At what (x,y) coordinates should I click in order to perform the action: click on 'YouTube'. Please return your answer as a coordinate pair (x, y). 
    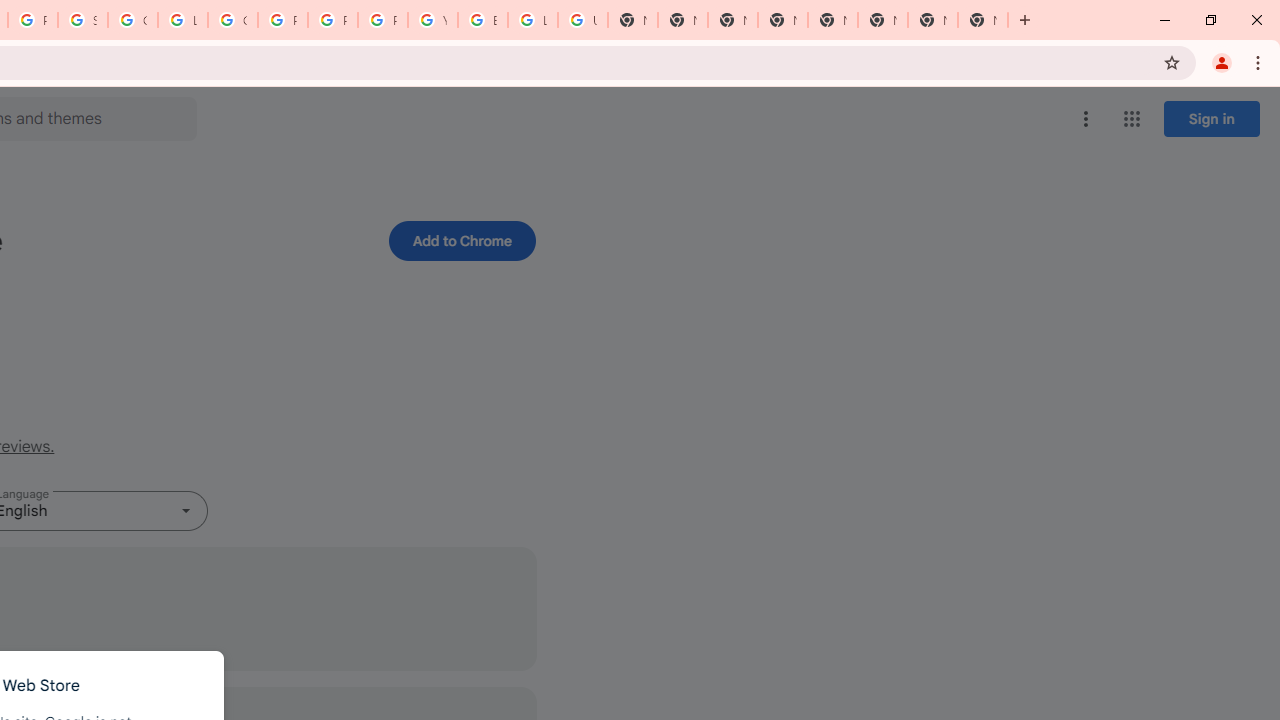
    Looking at the image, I should click on (432, 20).